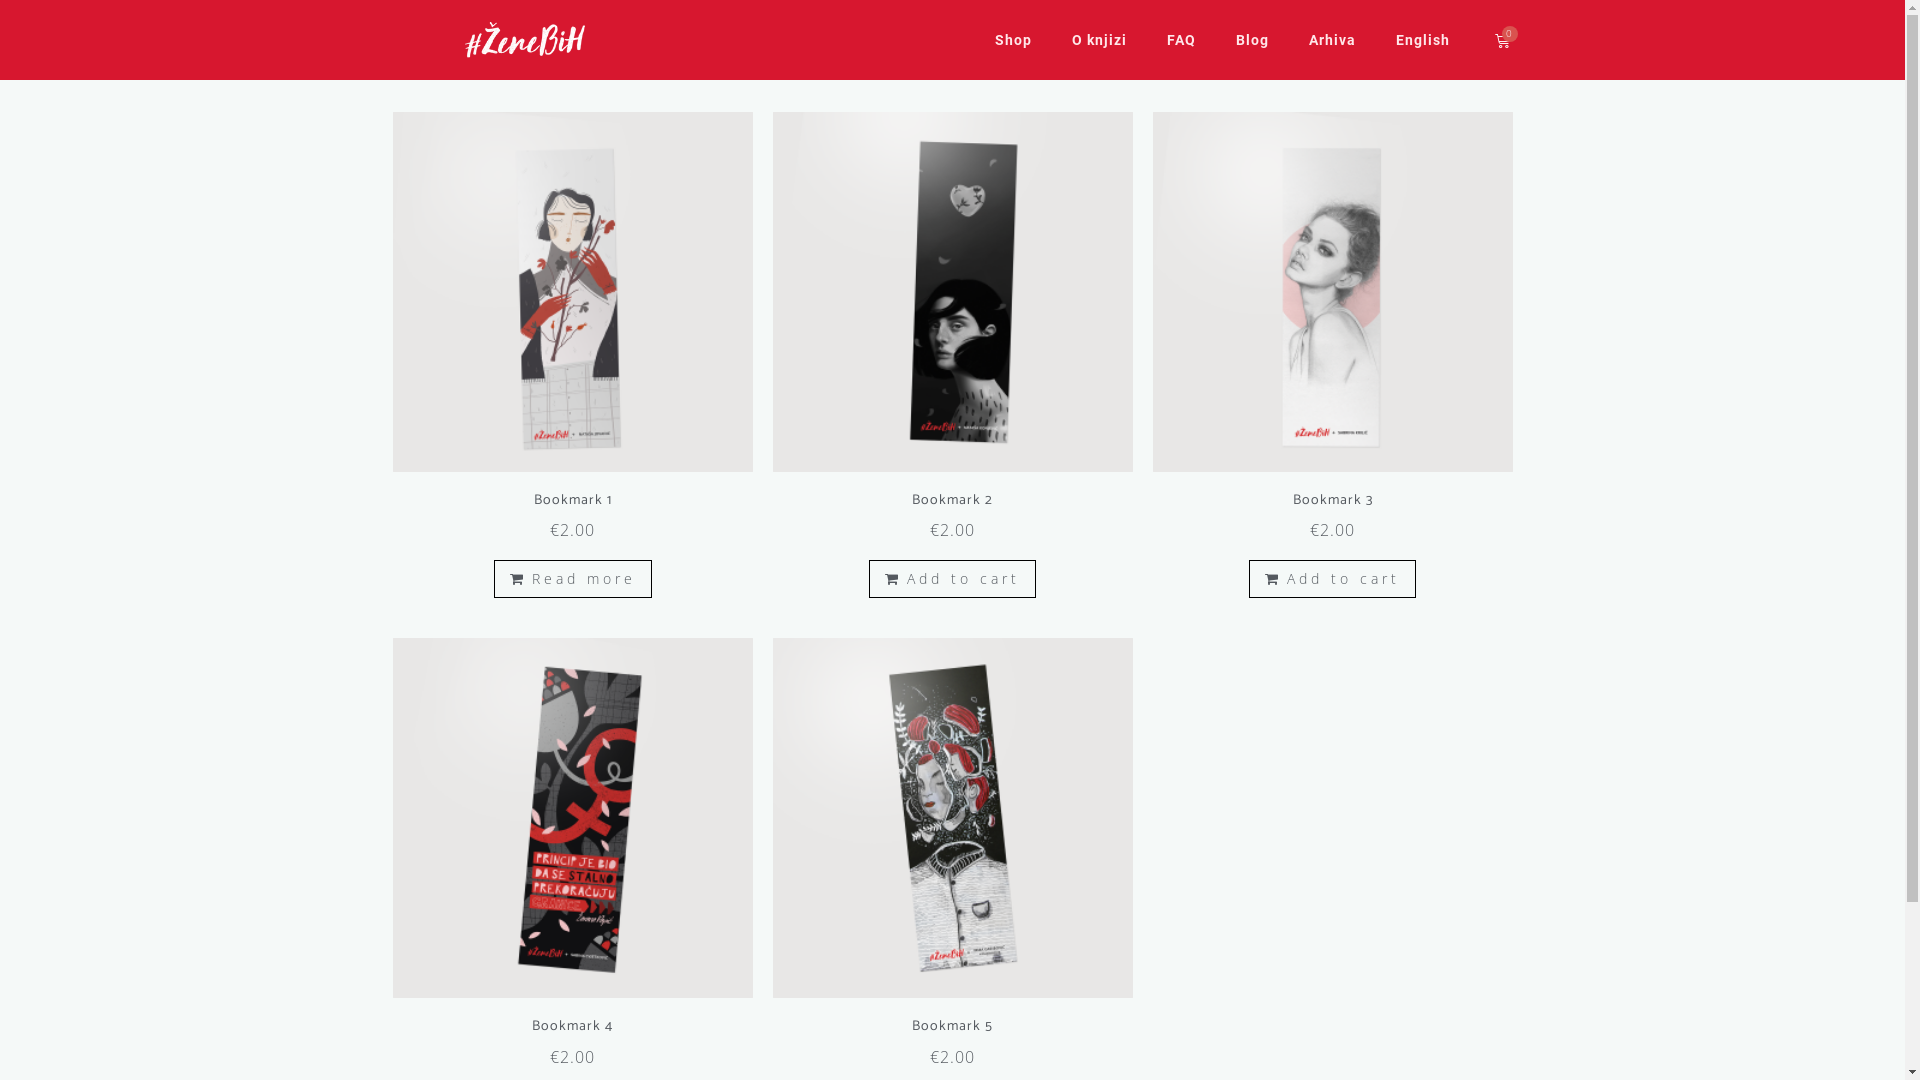  What do you see at coordinates (1331, 39) in the screenshot?
I see `'Arhiva'` at bounding box center [1331, 39].